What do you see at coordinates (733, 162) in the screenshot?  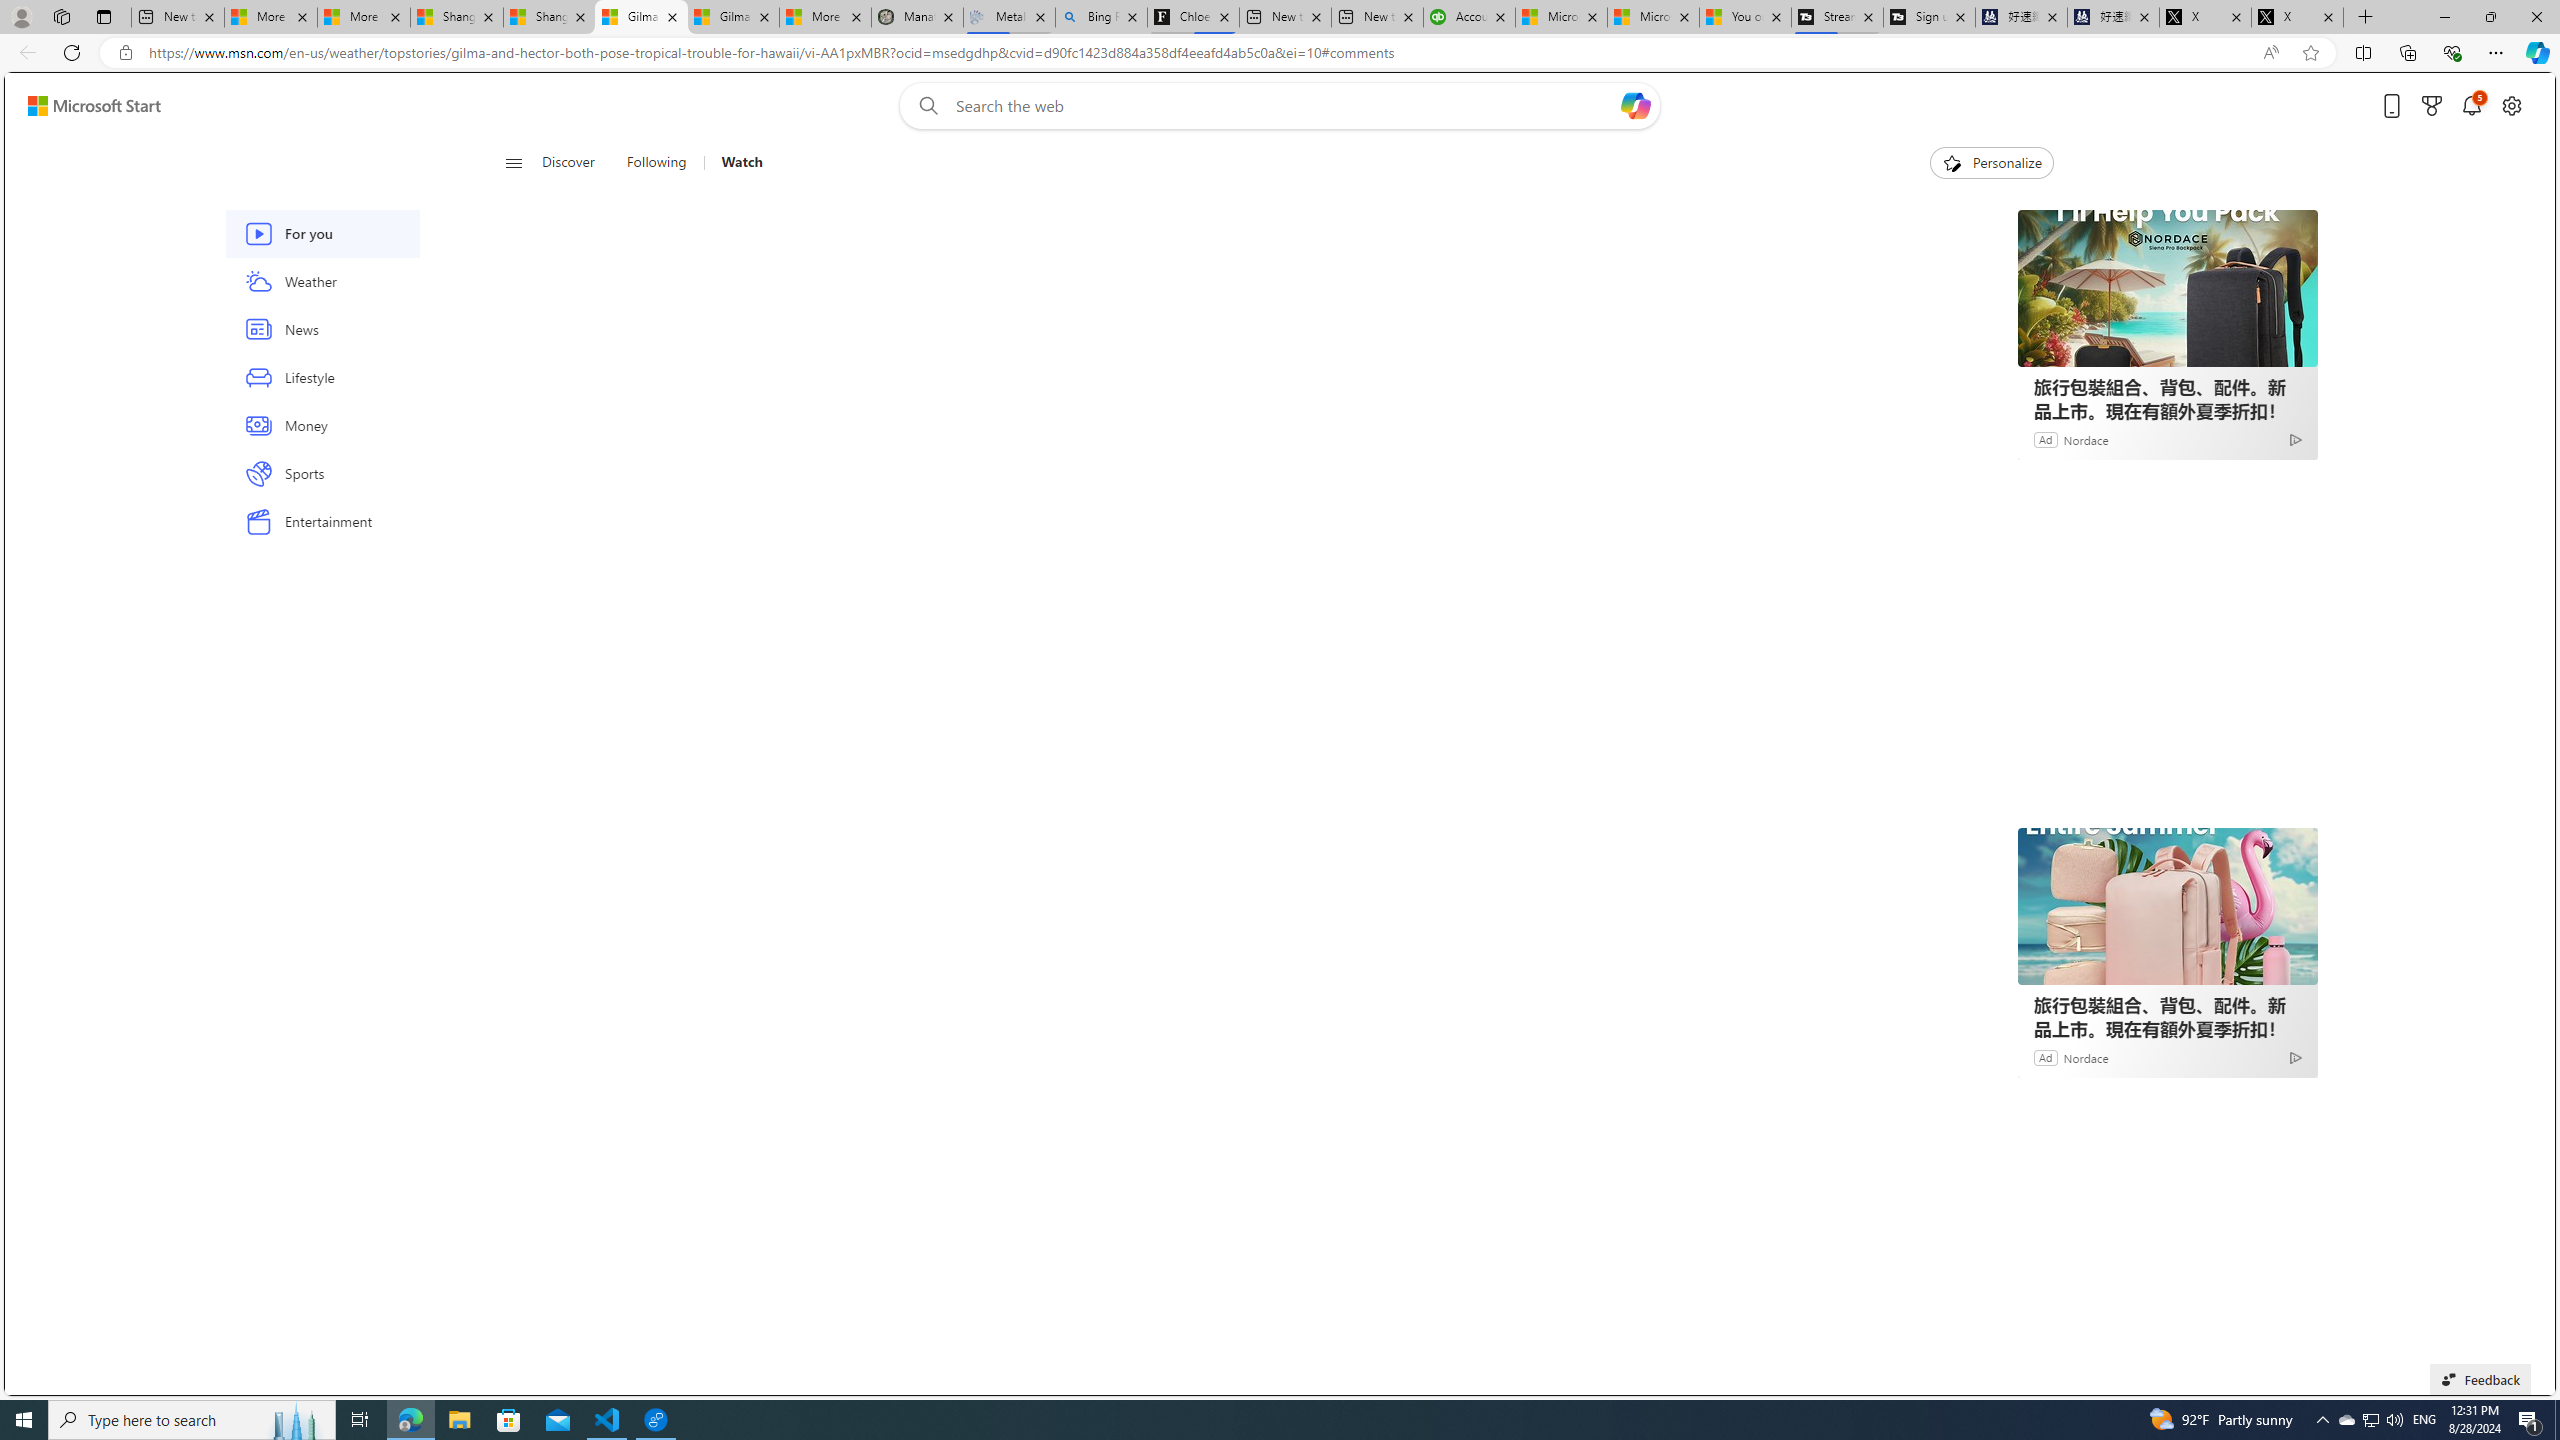 I see `'Watch'` at bounding box center [733, 162].